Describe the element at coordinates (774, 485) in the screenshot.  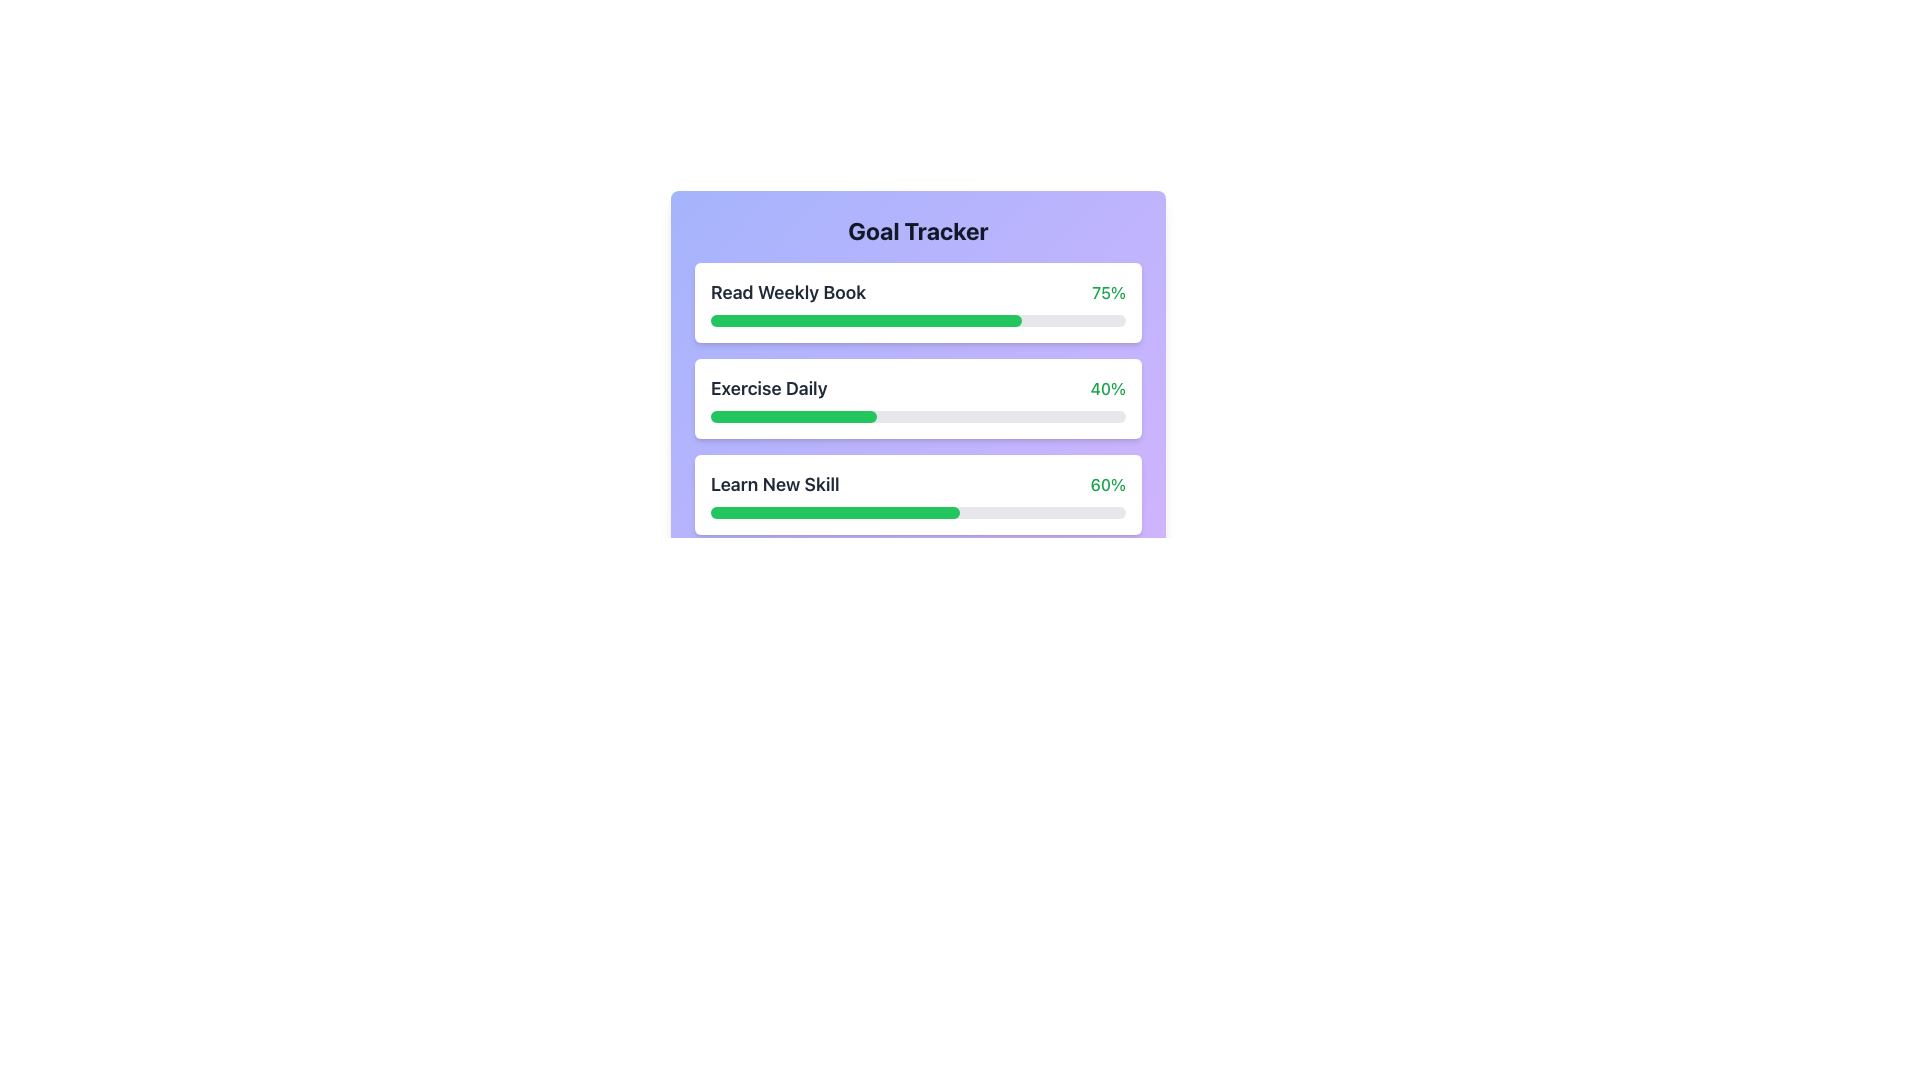
I see `the Text Label element that displays 'Learn New Skill', which is styled in a larger bold dark gray font and located in the 'Goal Tracker' pane, aligned left with a progress indicator showing '60%'` at that location.